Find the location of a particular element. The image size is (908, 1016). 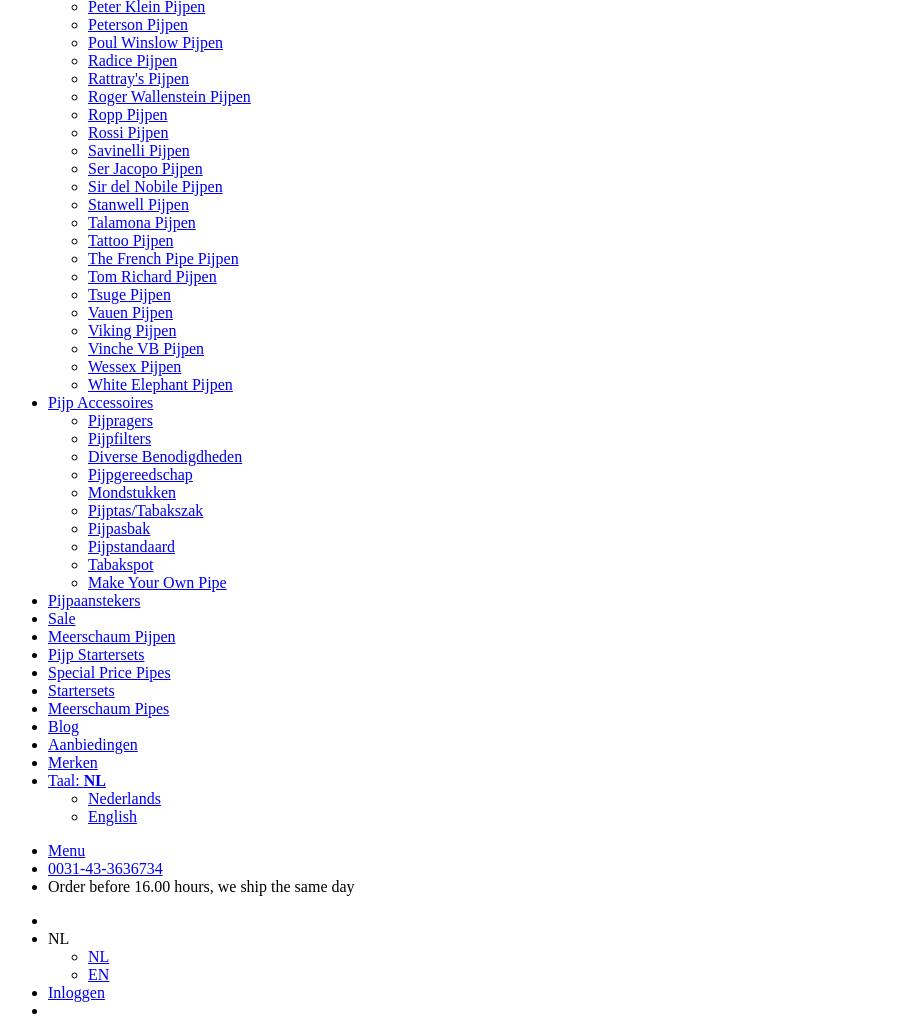

'Pijp Startersets' is located at coordinates (94, 653).